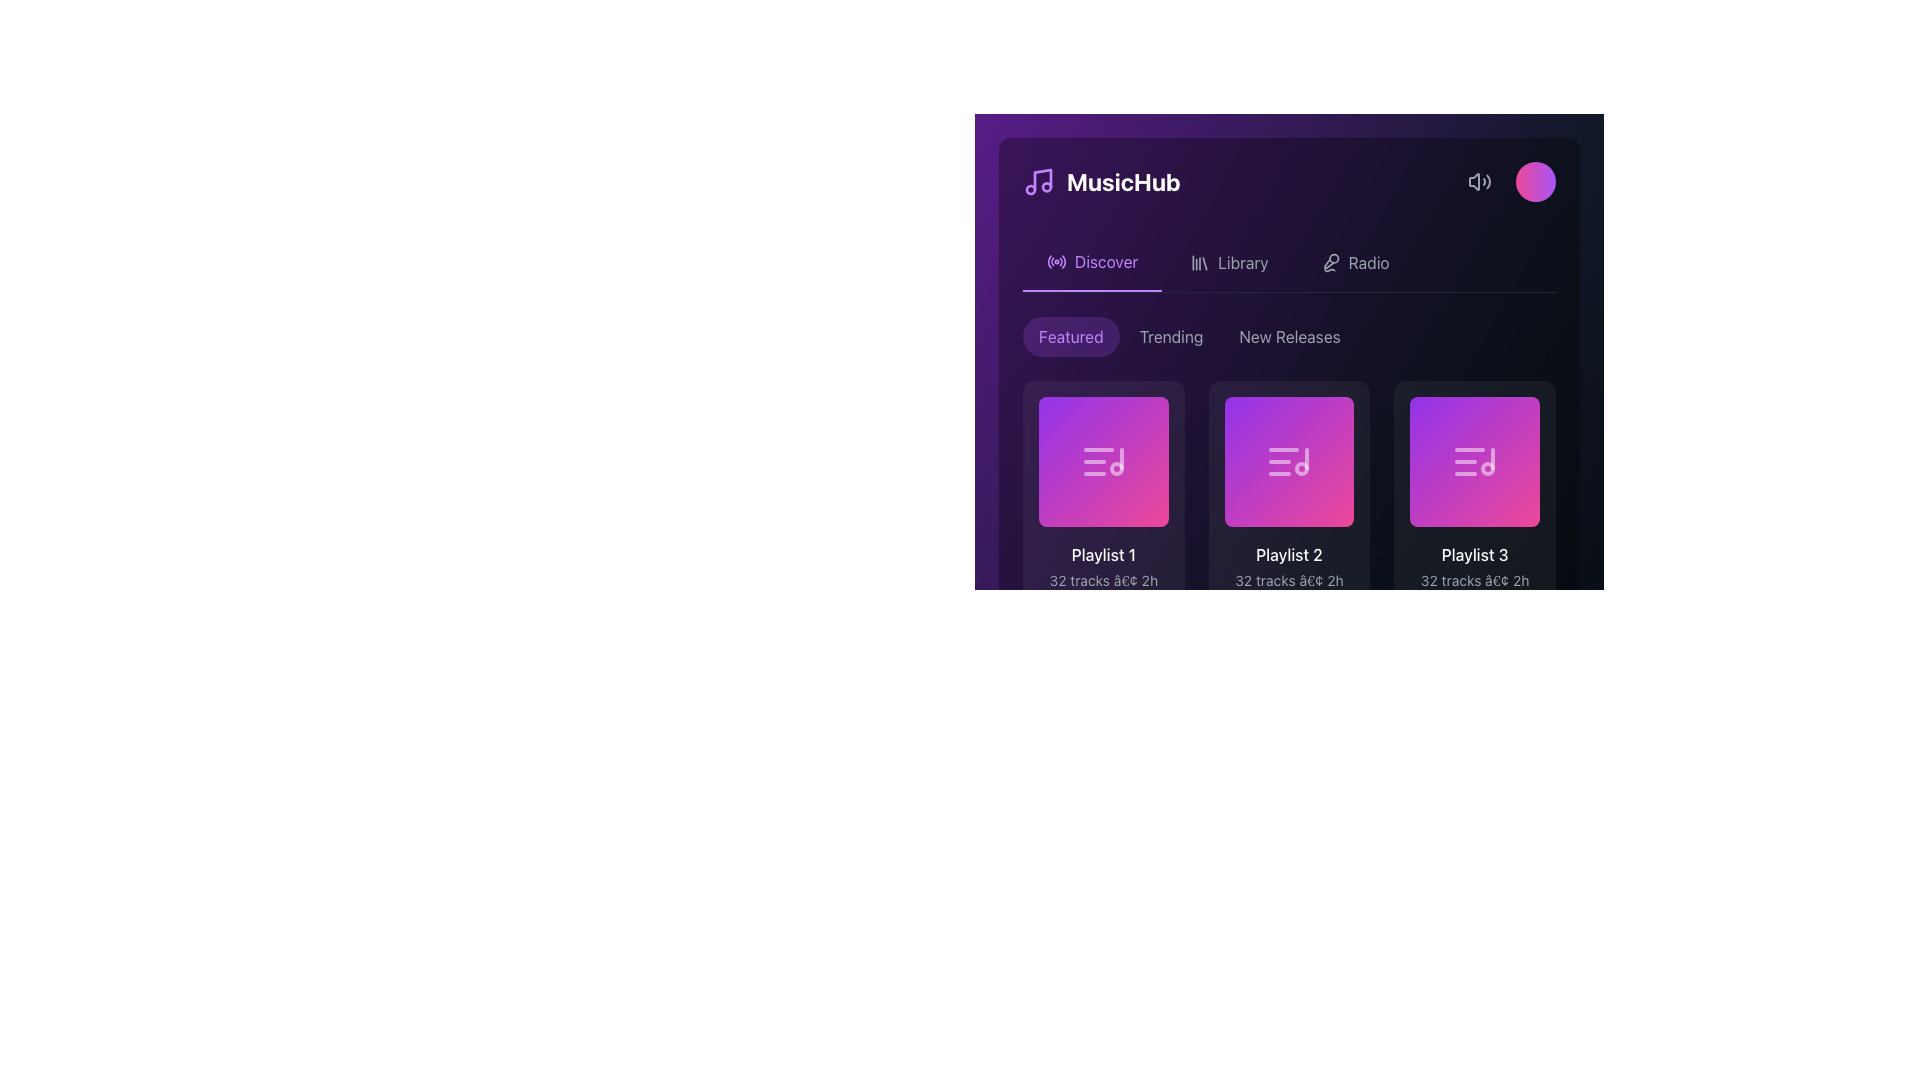  I want to click on the play button located in the bottom-right corner of the playlist card, so click(1314, 782).